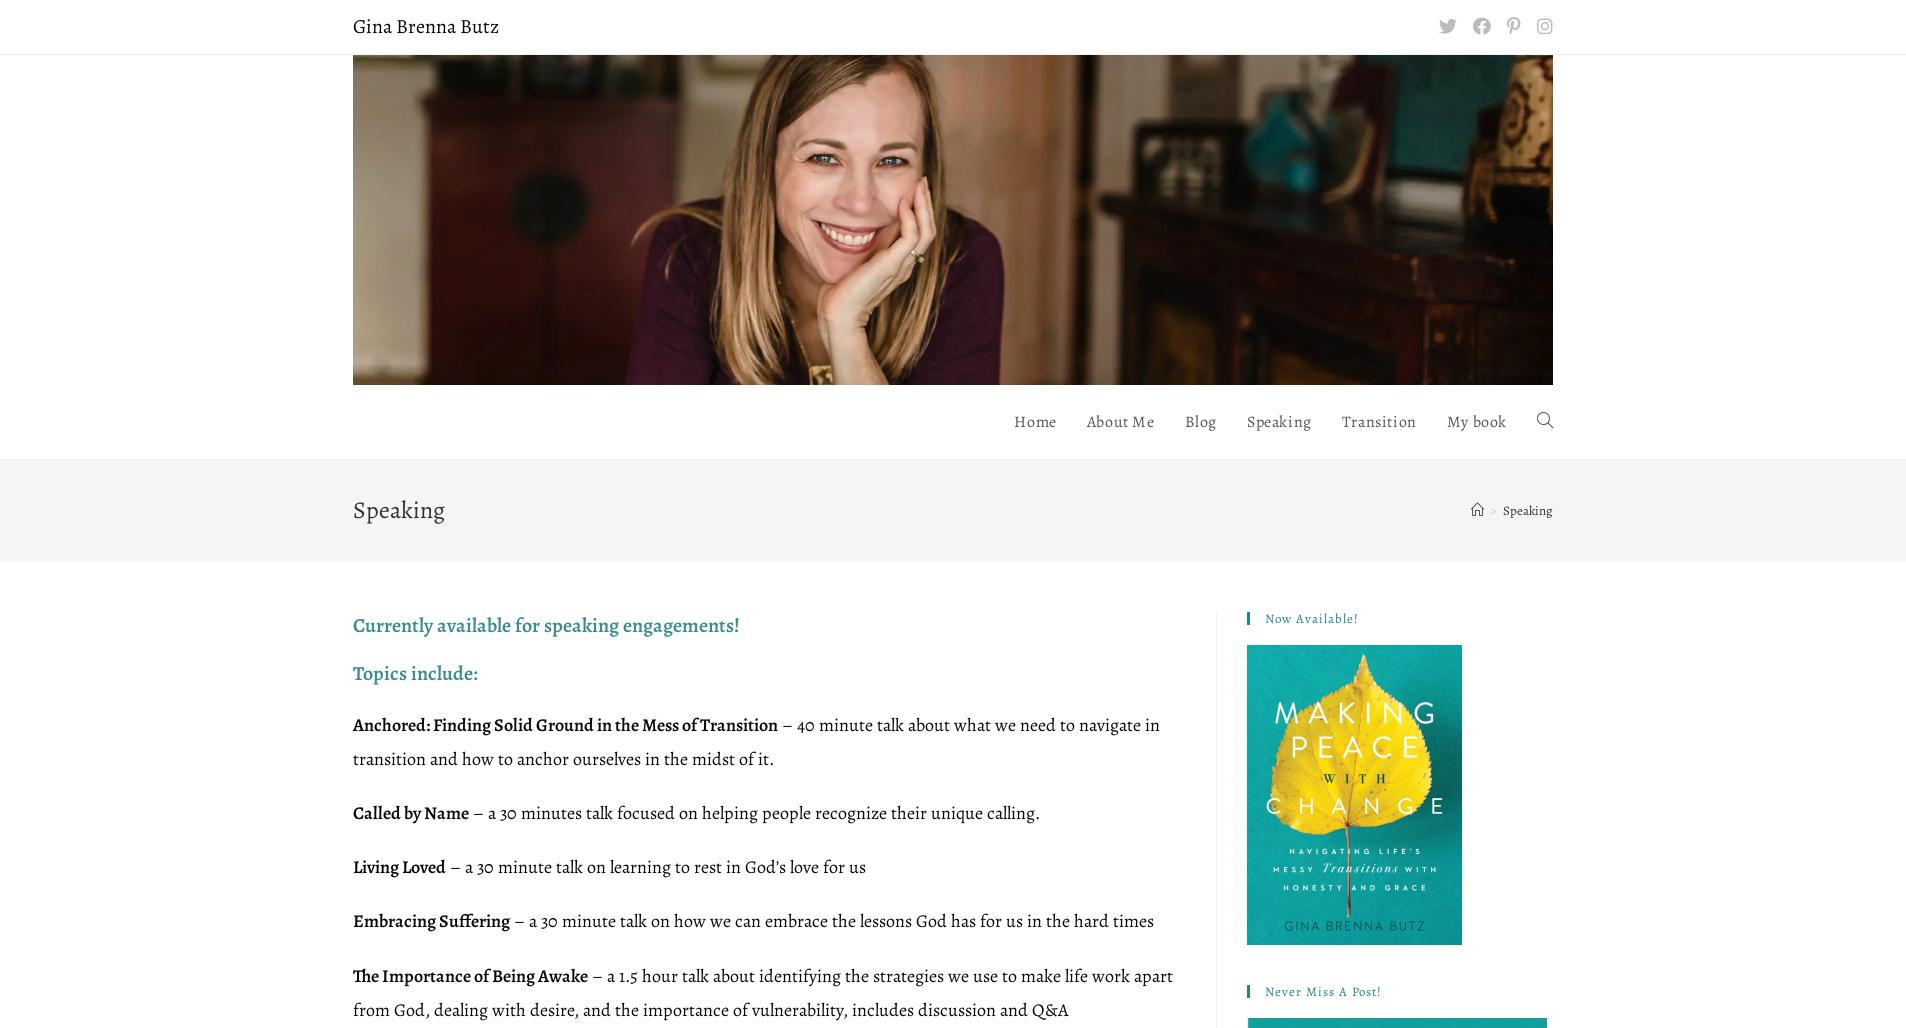 This screenshot has width=1906, height=1028. I want to click on 'Never Miss a Post!', so click(1322, 989).